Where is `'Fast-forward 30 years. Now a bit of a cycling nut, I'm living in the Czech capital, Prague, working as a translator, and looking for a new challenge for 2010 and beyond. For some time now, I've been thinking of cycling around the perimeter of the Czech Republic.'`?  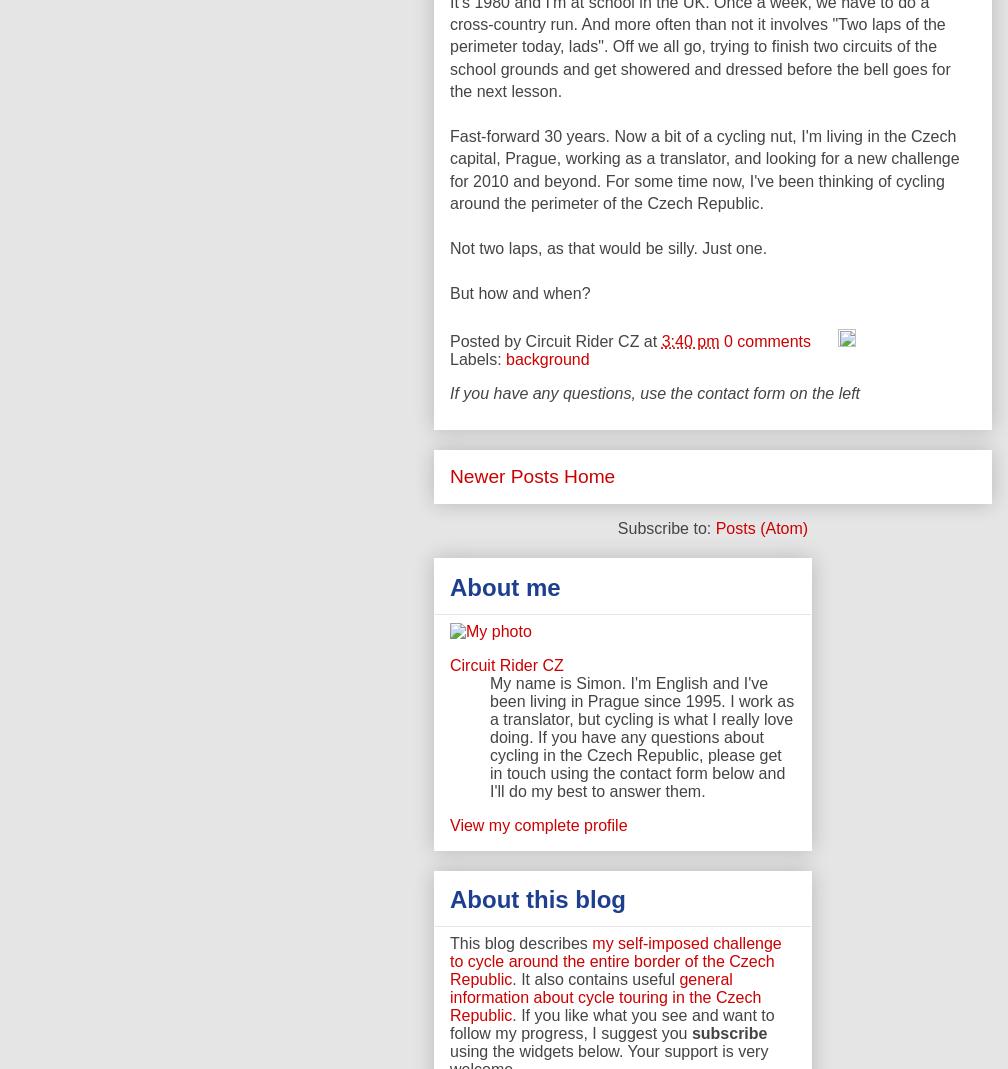 'Fast-forward 30 years. Now a bit of a cycling nut, I'm living in the Czech capital, Prague, working as a translator, and looking for a new challenge for 2010 and beyond. For some time now, I've been thinking of cycling around the perimeter of the Czech Republic.' is located at coordinates (704, 169).